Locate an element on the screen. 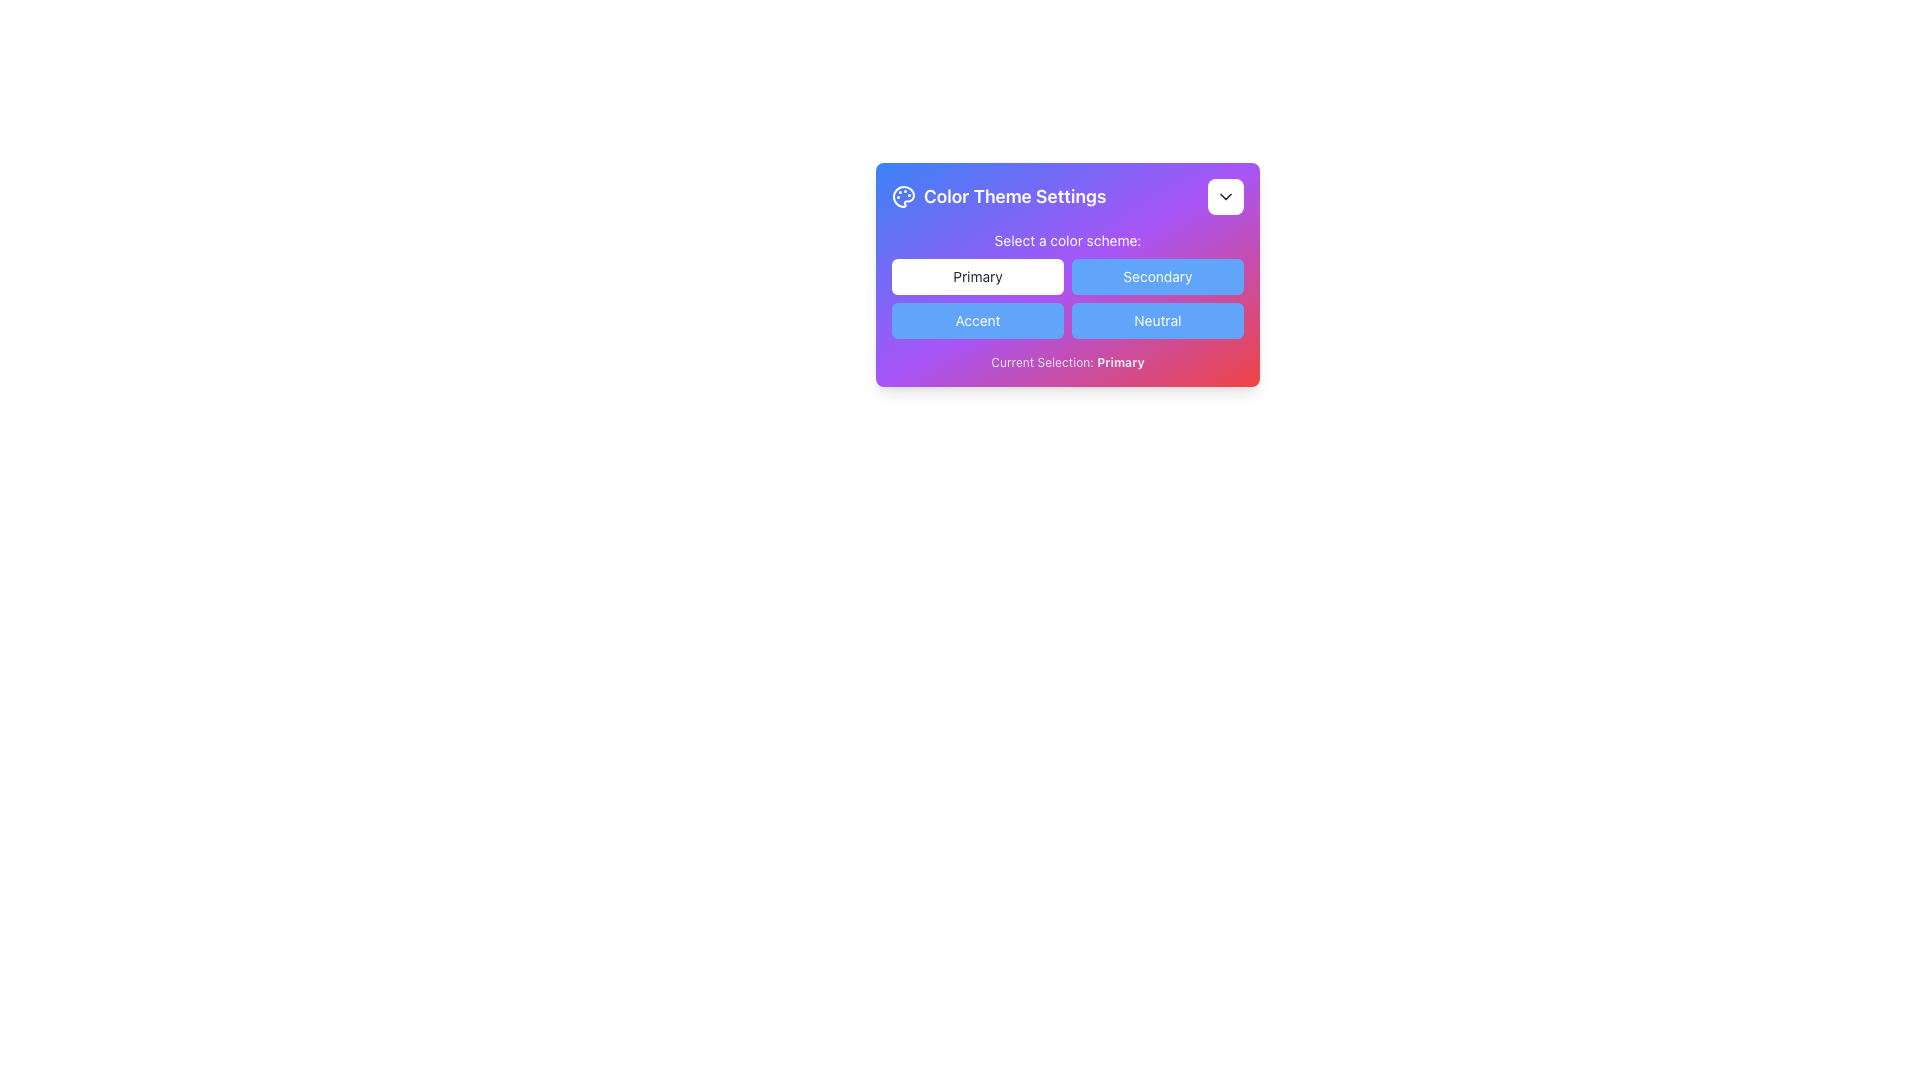 Image resolution: width=1920 pixels, height=1080 pixels. the text label 'Primary' which indicates the currently selected color scheme in the settings menu is located at coordinates (1120, 362).